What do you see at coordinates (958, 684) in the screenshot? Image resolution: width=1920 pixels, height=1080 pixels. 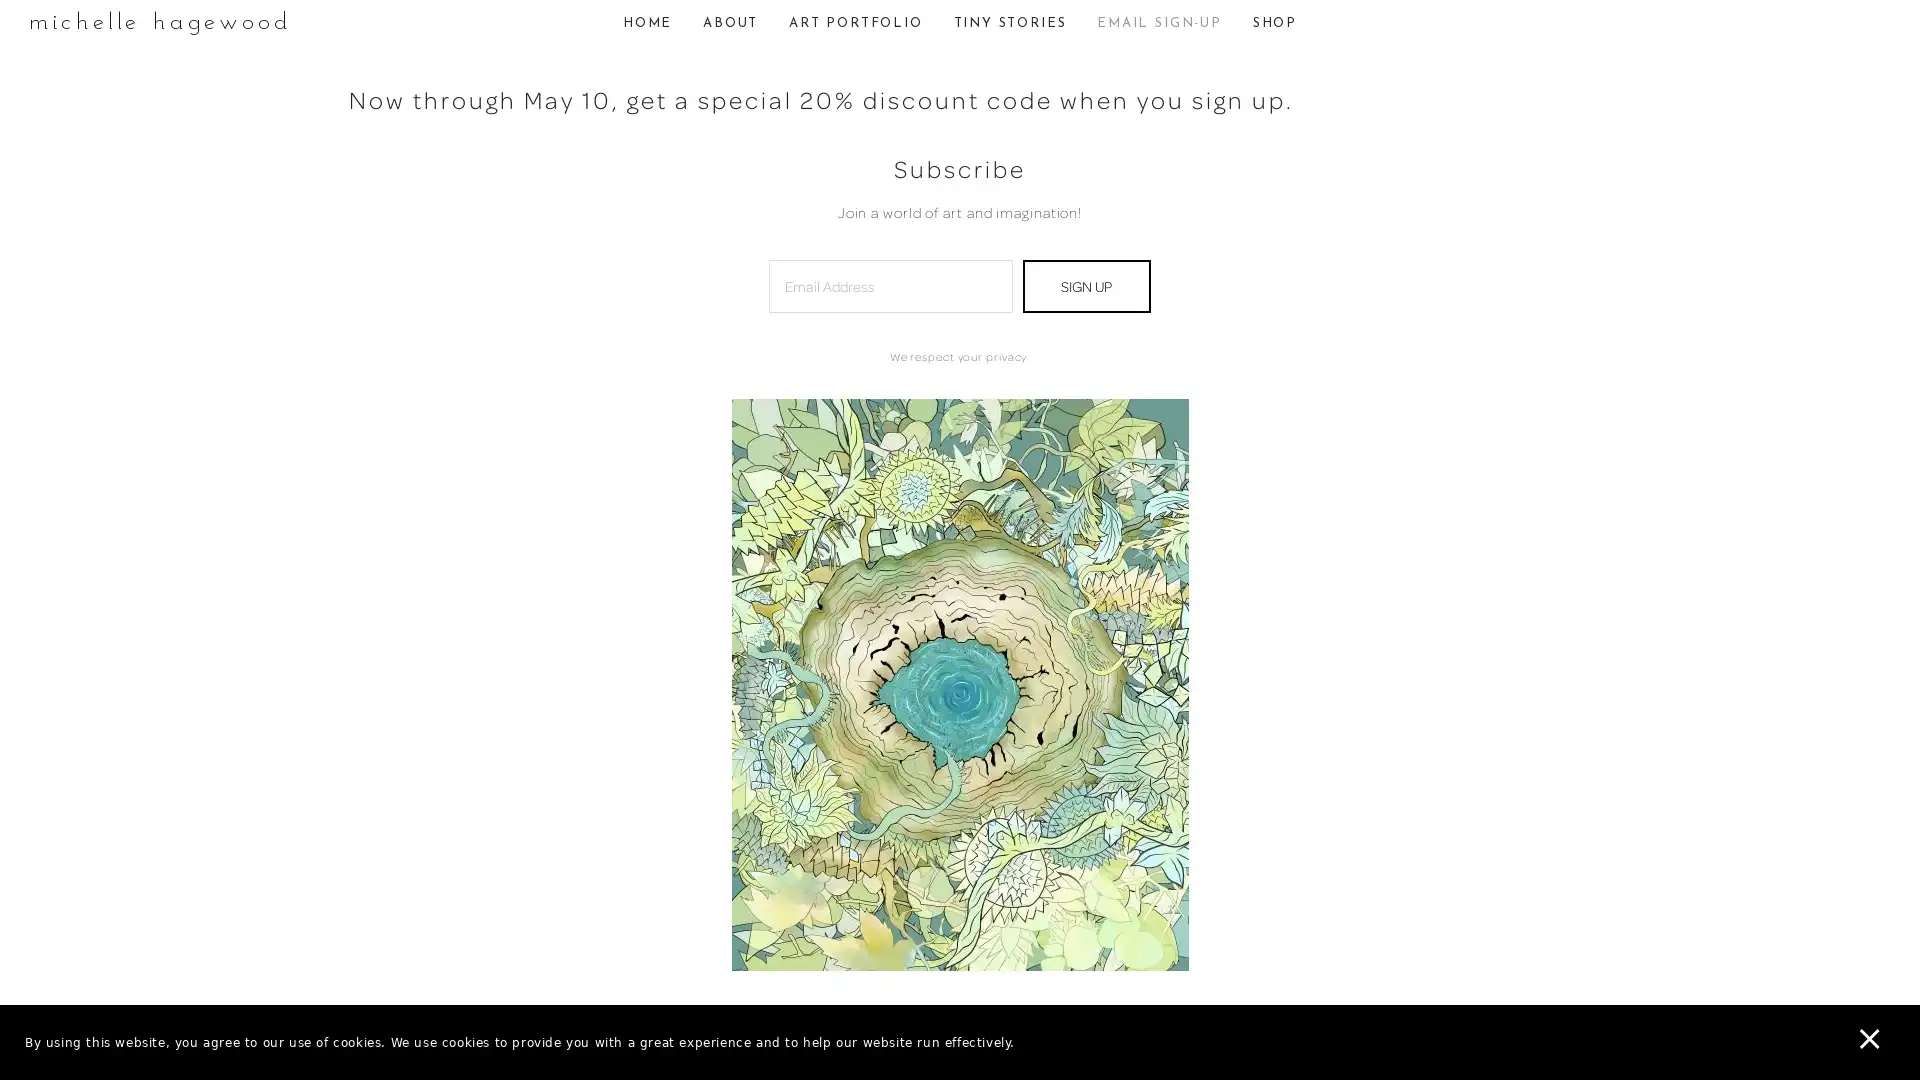 I see `View fullsize Hollowthumbnail.jpg` at bounding box center [958, 684].